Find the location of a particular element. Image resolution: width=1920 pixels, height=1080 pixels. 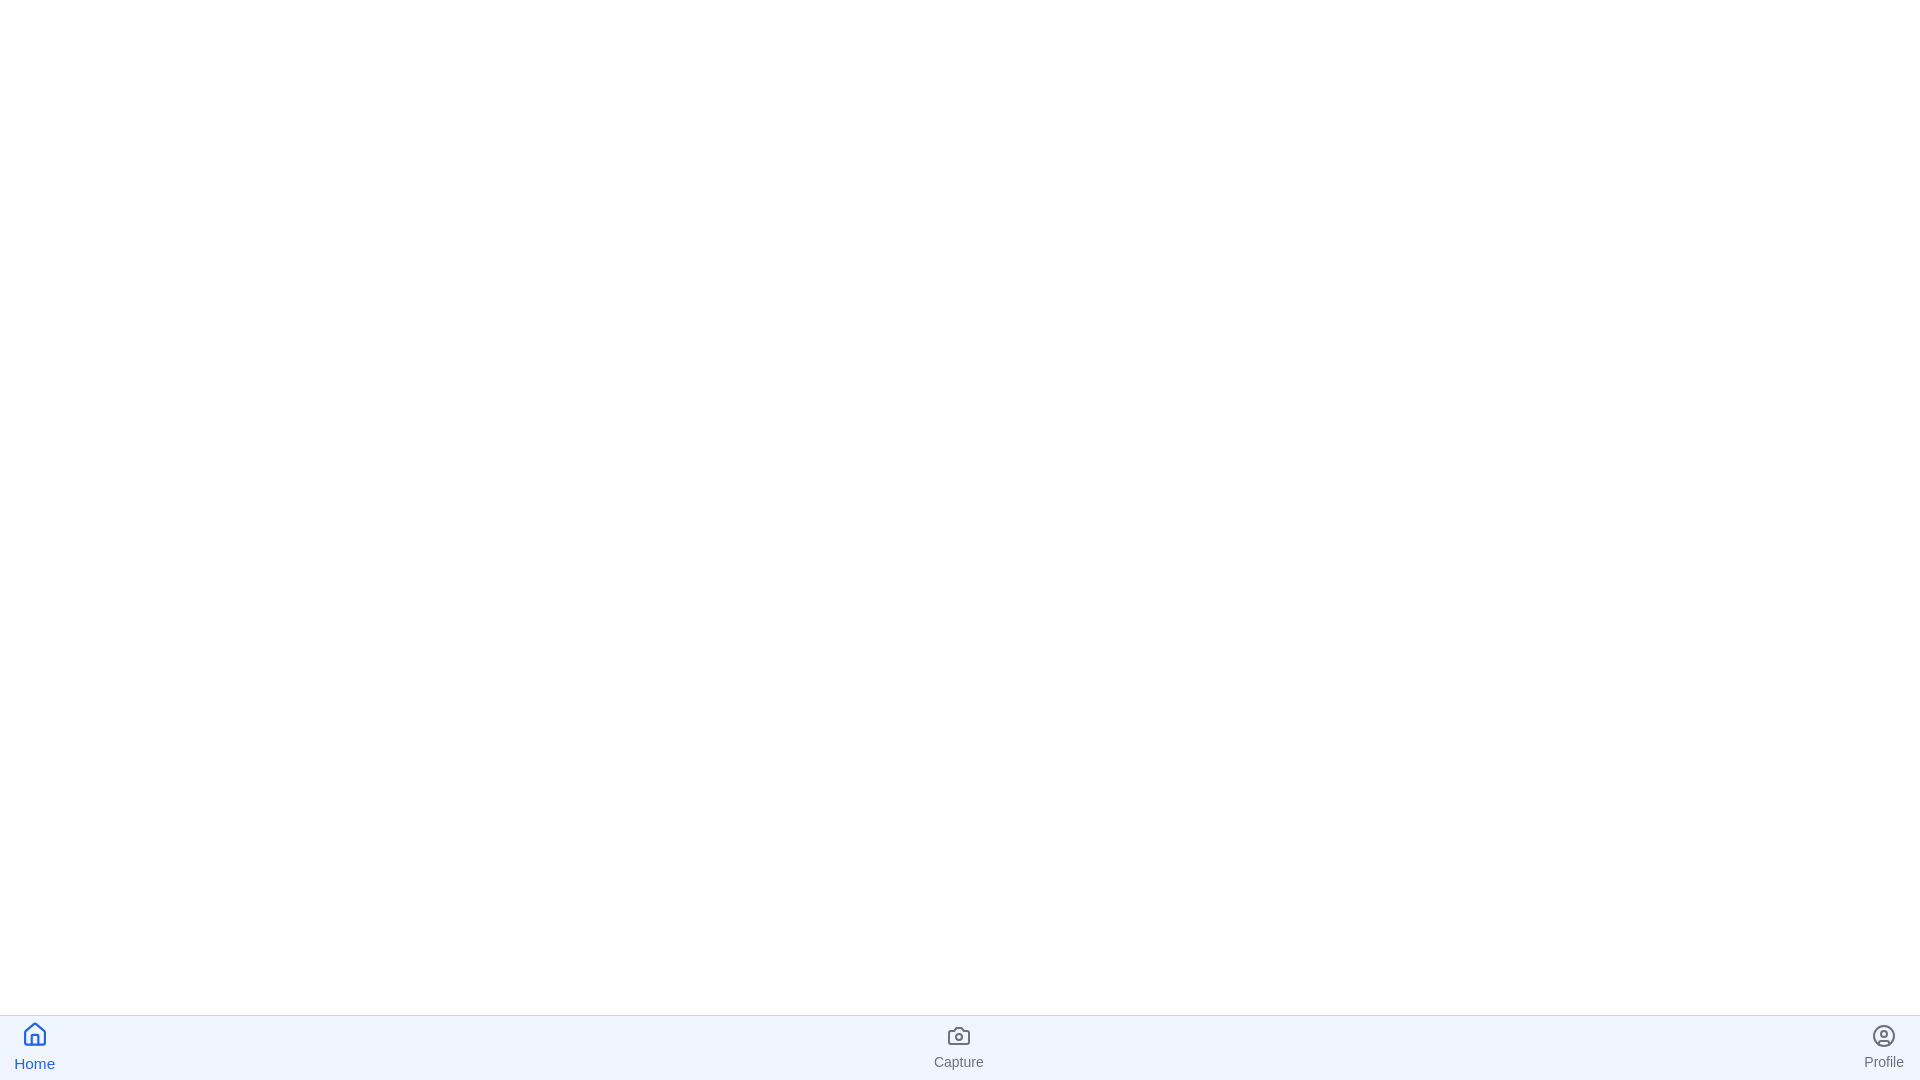

the Profile tab to navigate to it is located at coordinates (1883, 1047).